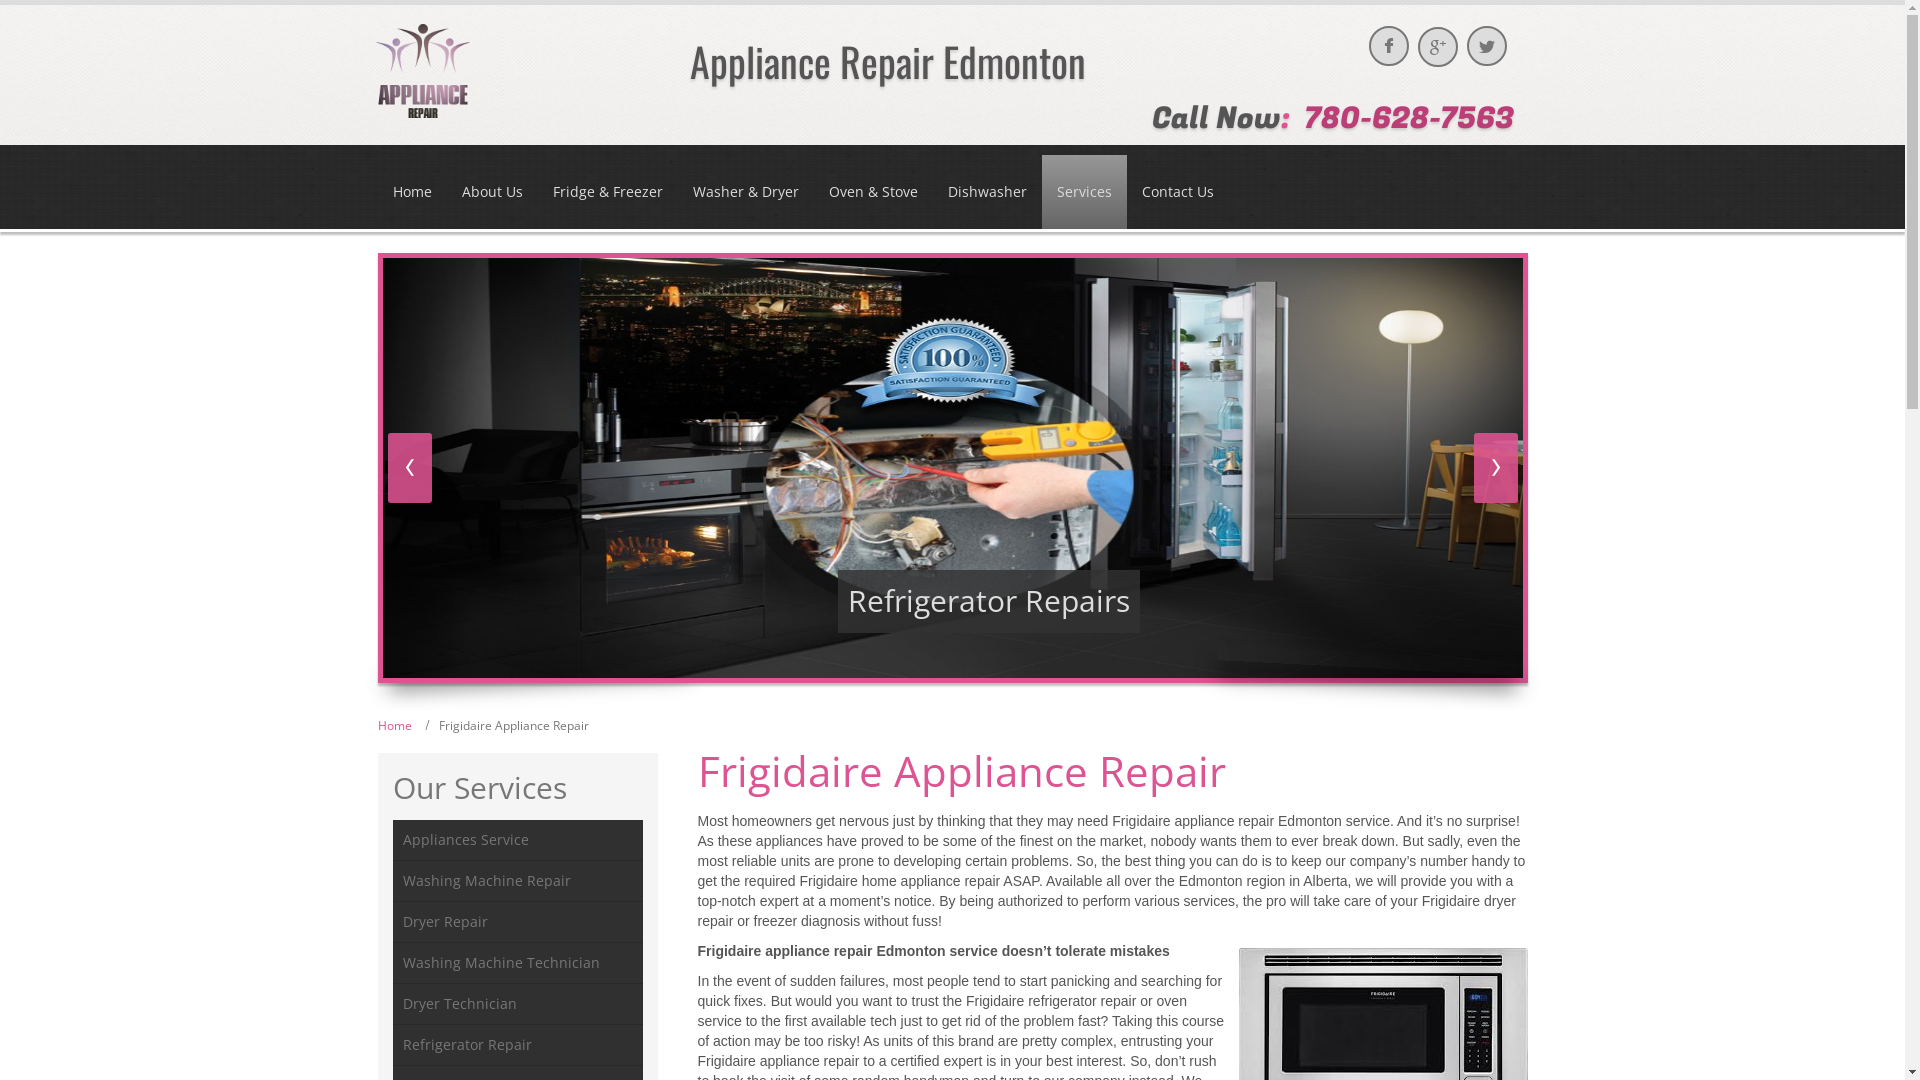  I want to click on 'Dryer Repair', so click(517, 922).